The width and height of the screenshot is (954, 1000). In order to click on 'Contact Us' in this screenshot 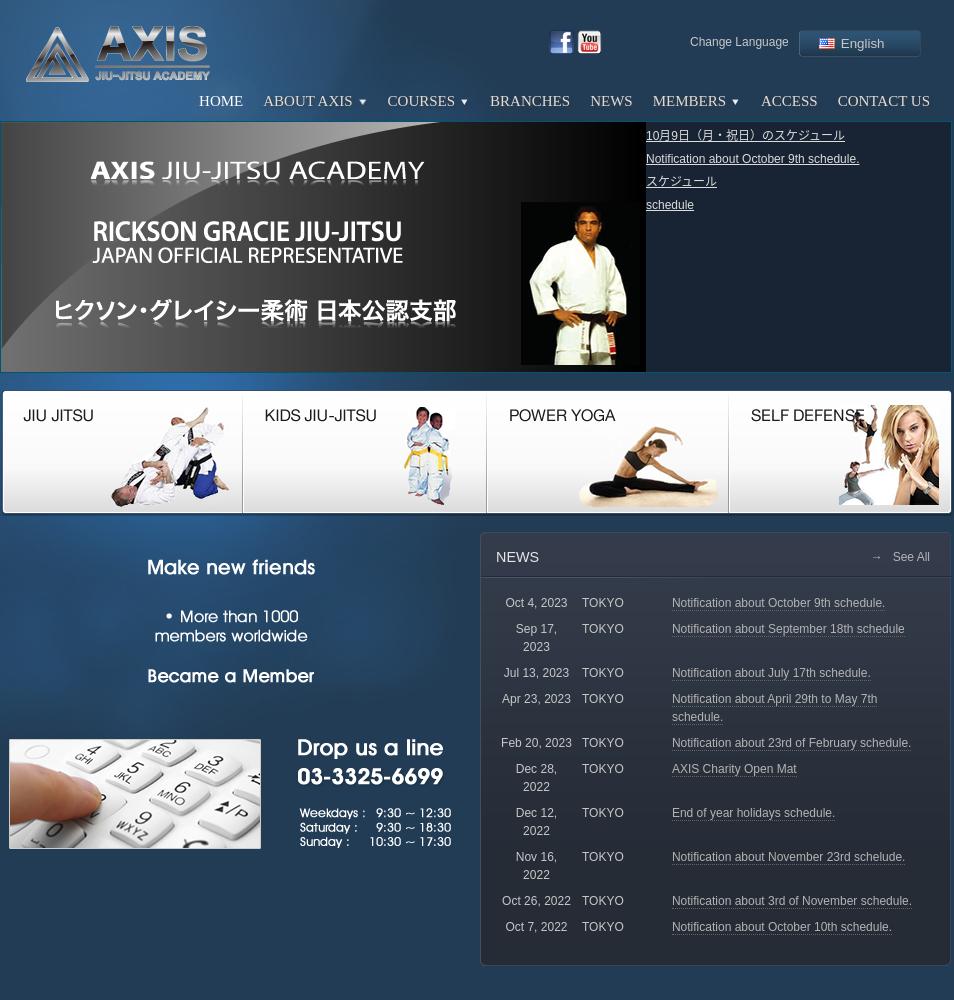, I will do `click(837, 100)`.